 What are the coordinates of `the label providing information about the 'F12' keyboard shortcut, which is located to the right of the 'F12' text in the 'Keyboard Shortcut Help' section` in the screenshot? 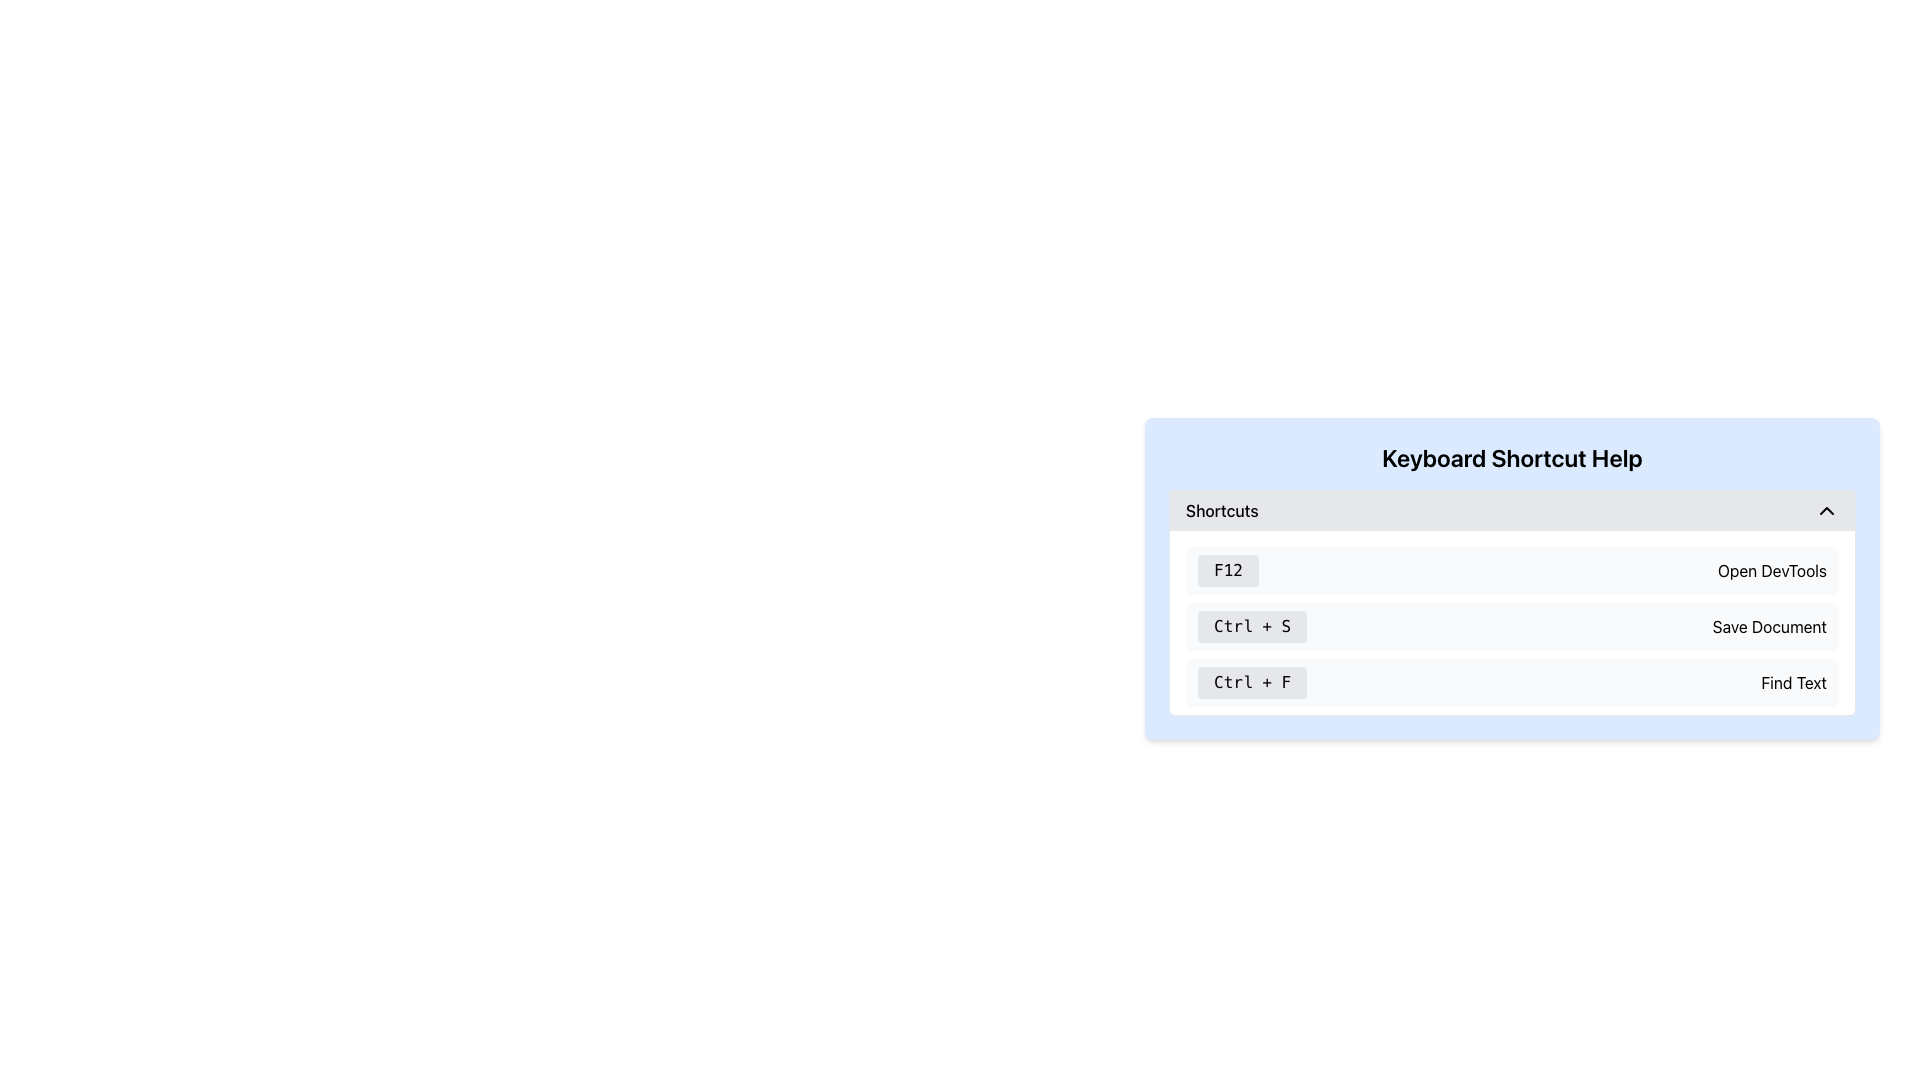 It's located at (1772, 570).